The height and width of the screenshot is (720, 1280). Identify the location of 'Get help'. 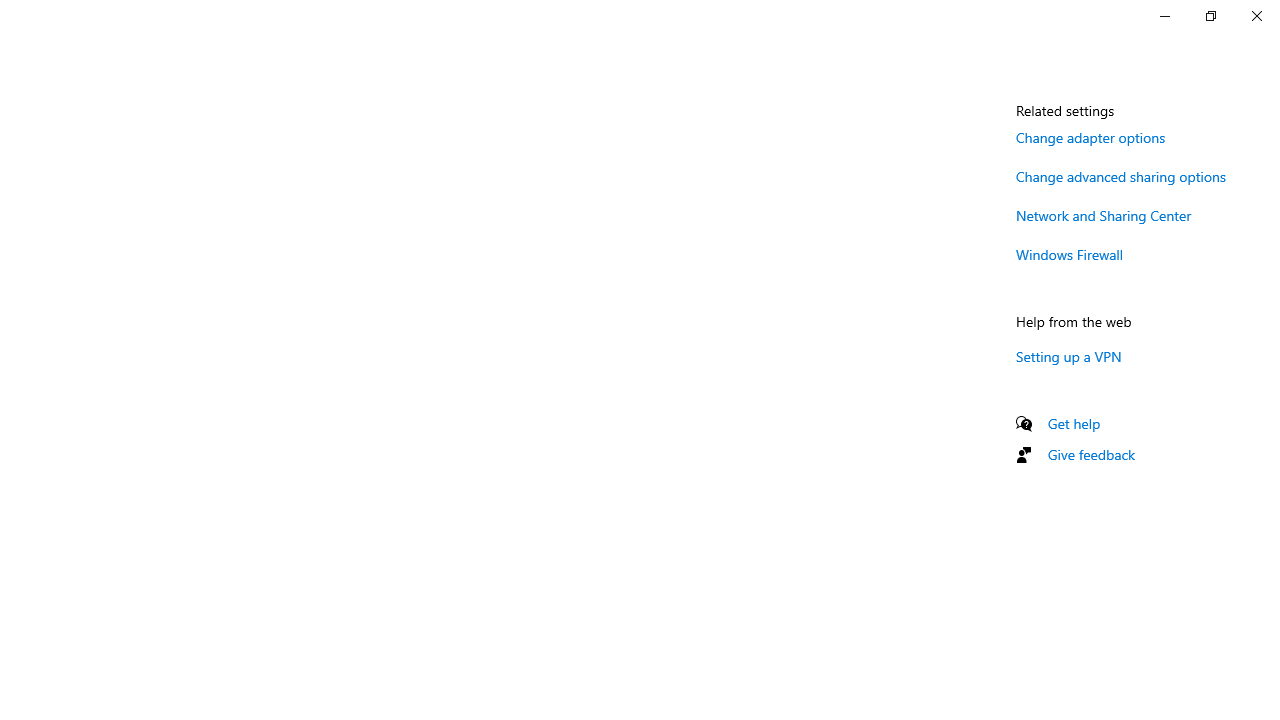
(1073, 422).